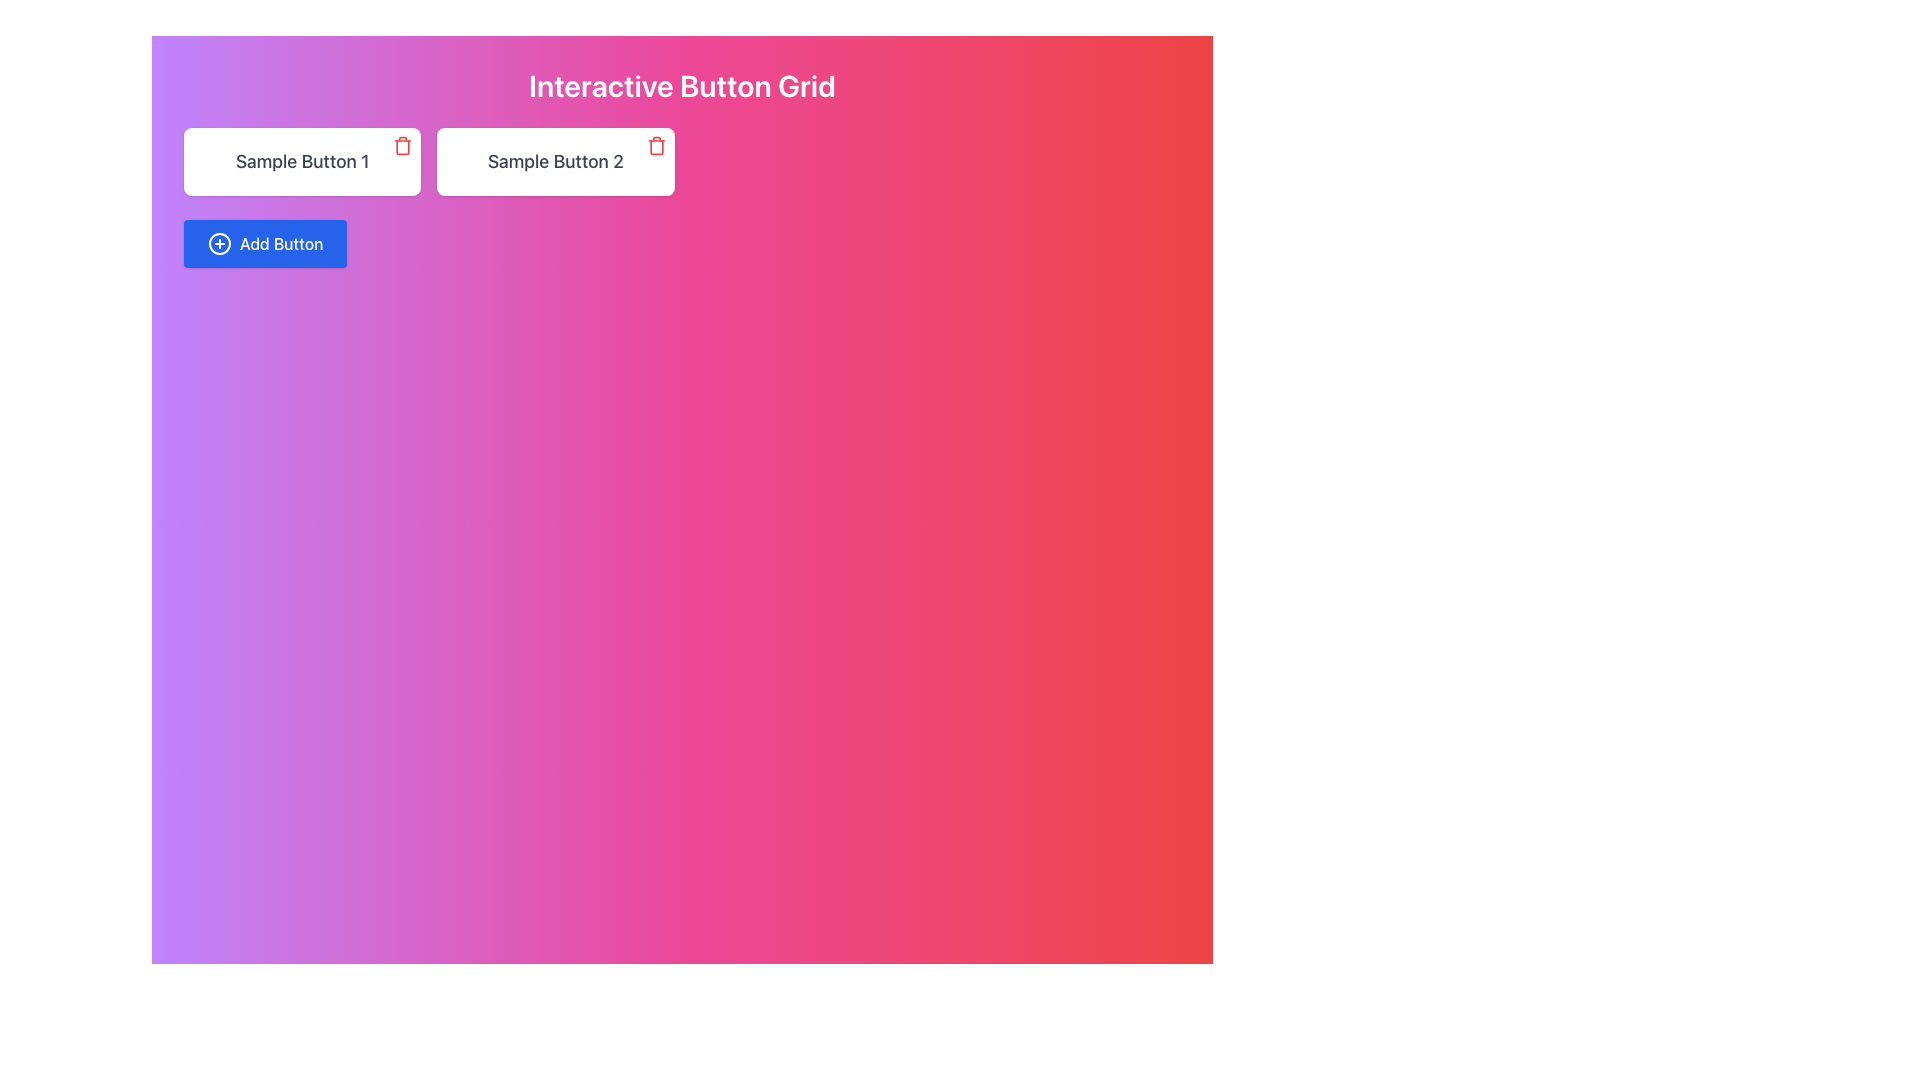 This screenshot has width=1920, height=1080. Describe the element at coordinates (264, 242) in the screenshot. I see `the blue rectangular button labeled 'Add Button' with a '+' icon to initiate the add action` at that location.